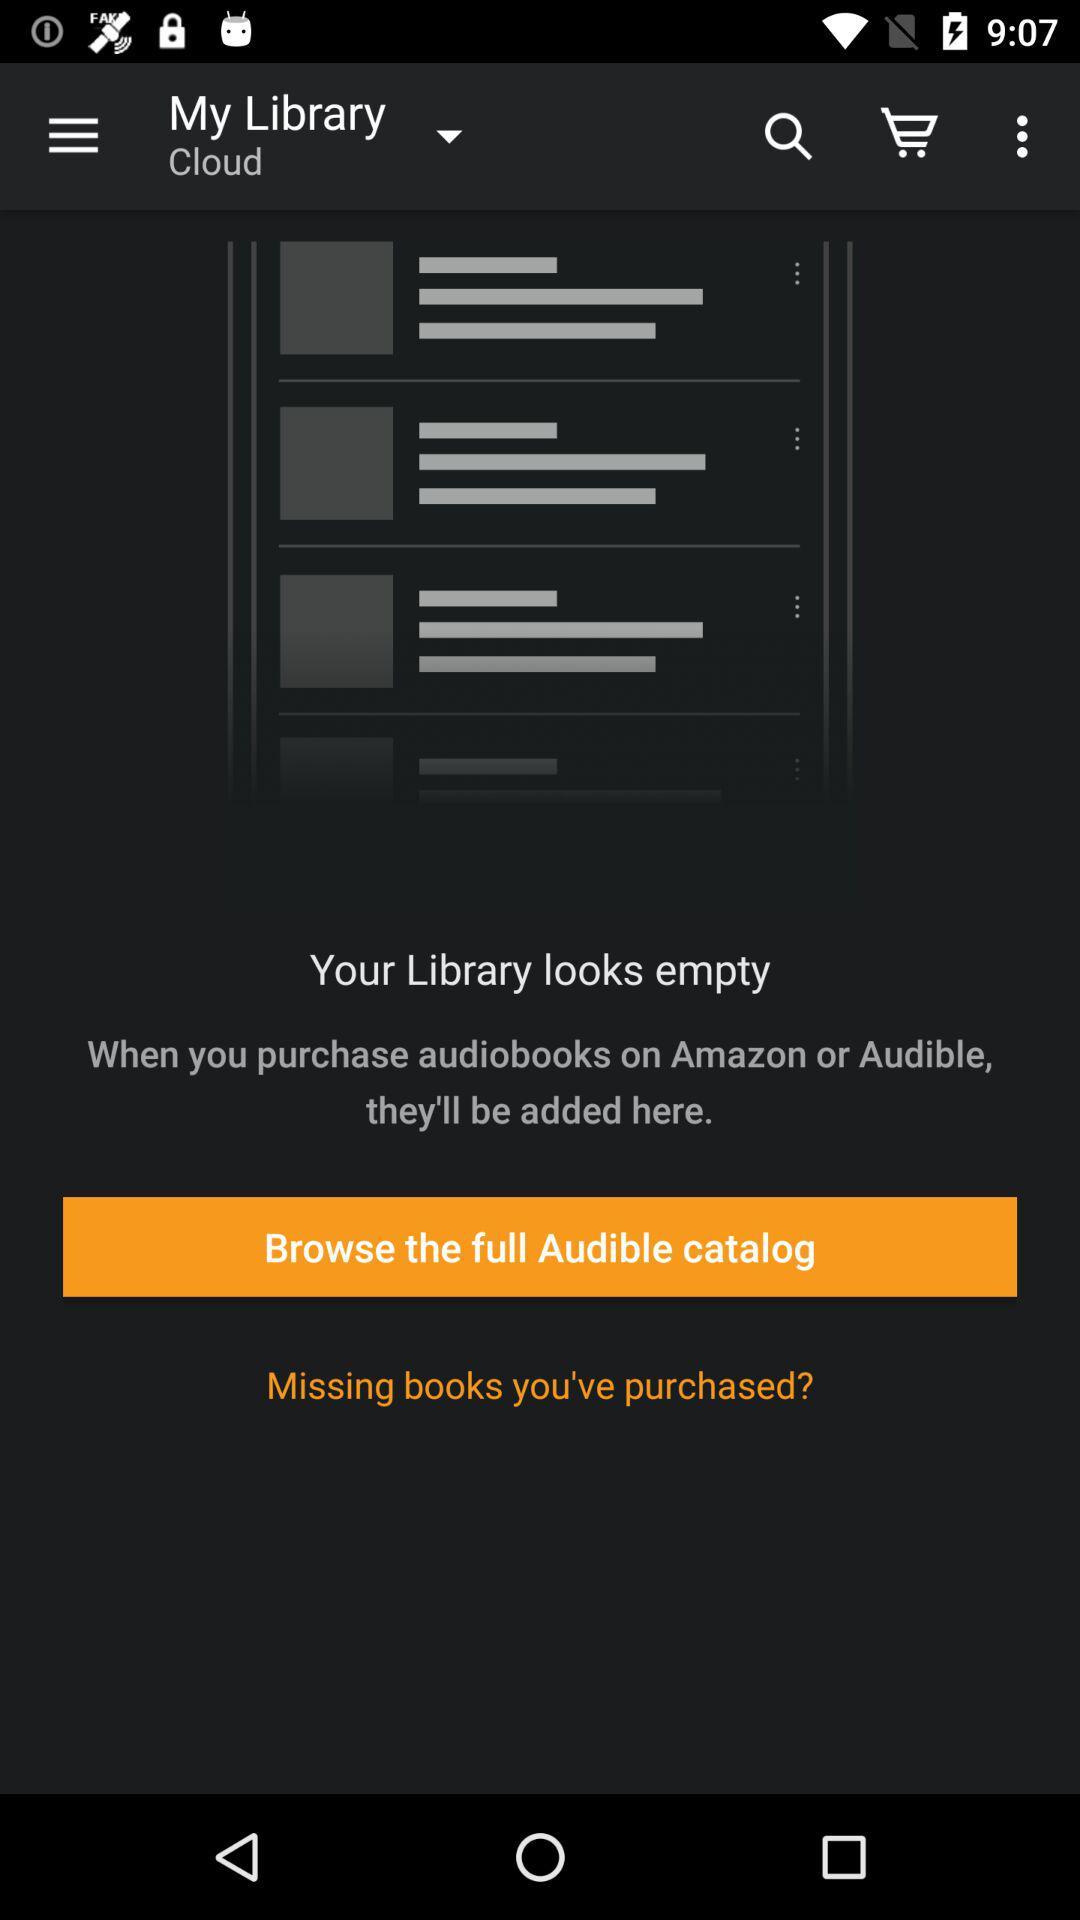 The width and height of the screenshot is (1080, 1920). Describe the element at coordinates (540, 1383) in the screenshot. I see `icon below browse the full icon` at that location.